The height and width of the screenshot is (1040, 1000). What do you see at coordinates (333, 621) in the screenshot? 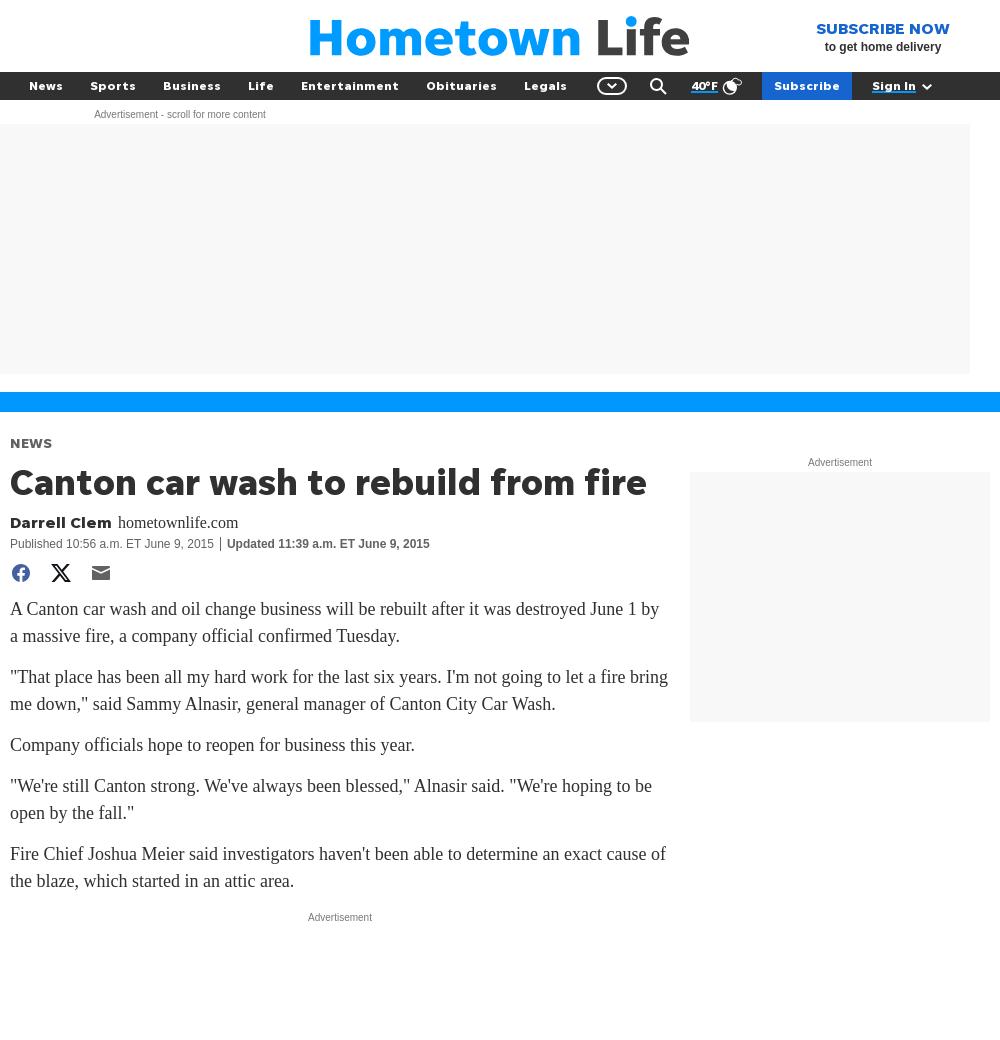
I see `'A Canton car wash and oil change business will be rebuilt after it was destroyed June 1 by a massive fire, a company official confirmed Tuesday.'` at bounding box center [333, 621].